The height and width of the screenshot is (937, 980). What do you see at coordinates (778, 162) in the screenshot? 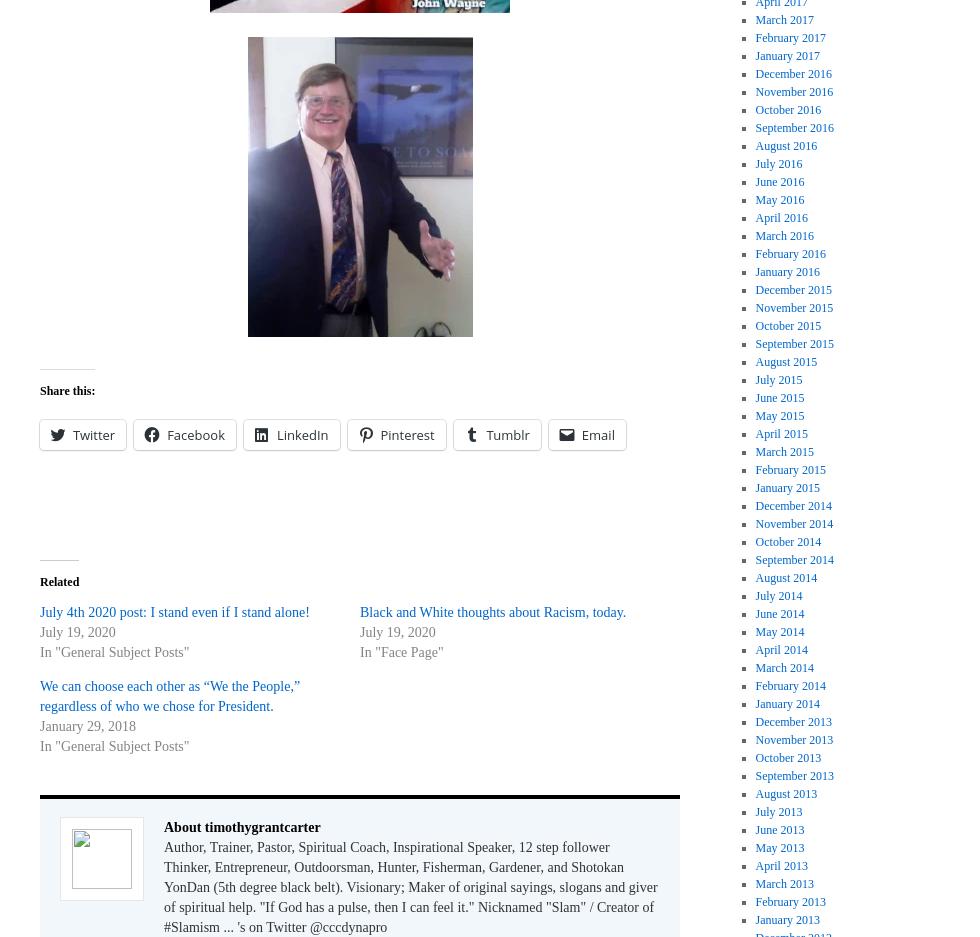
I see `'July 2016'` at bounding box center [778, 162].